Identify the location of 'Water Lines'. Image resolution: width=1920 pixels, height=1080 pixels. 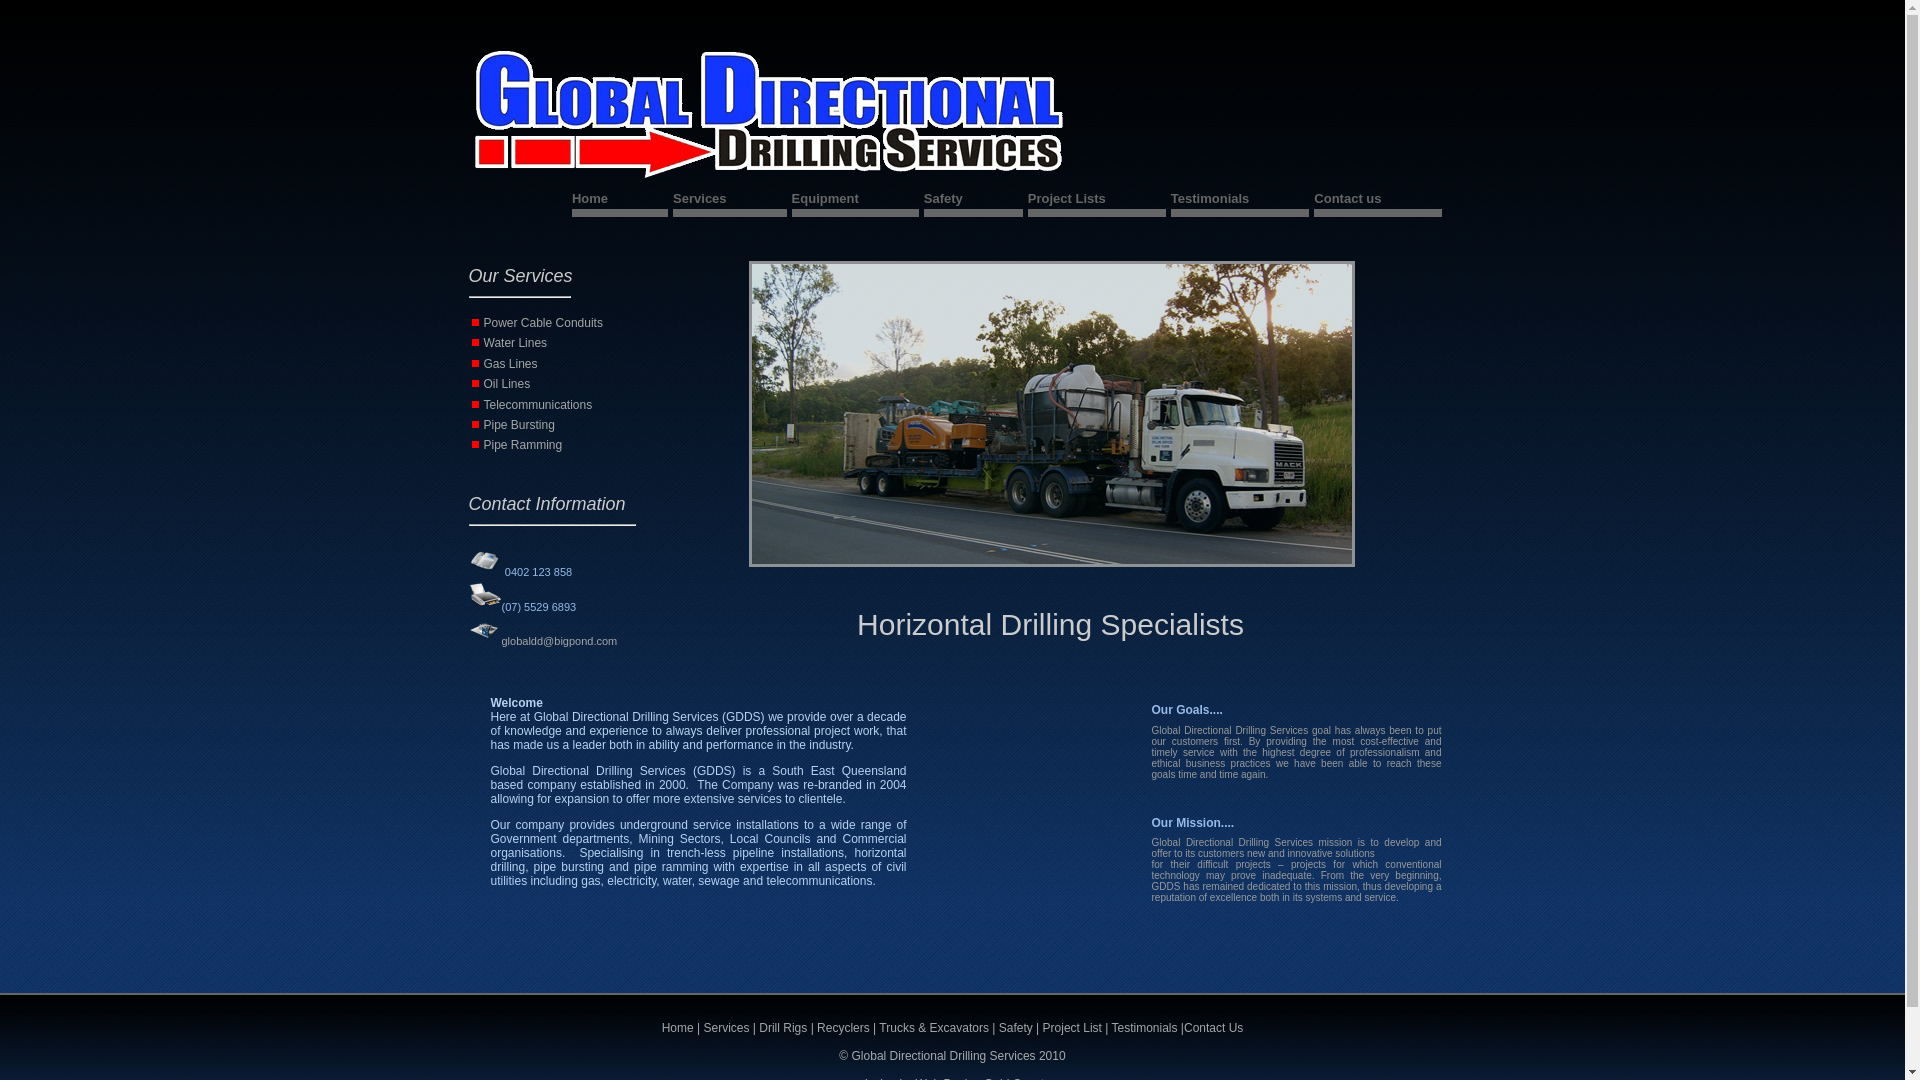
(515, 342).